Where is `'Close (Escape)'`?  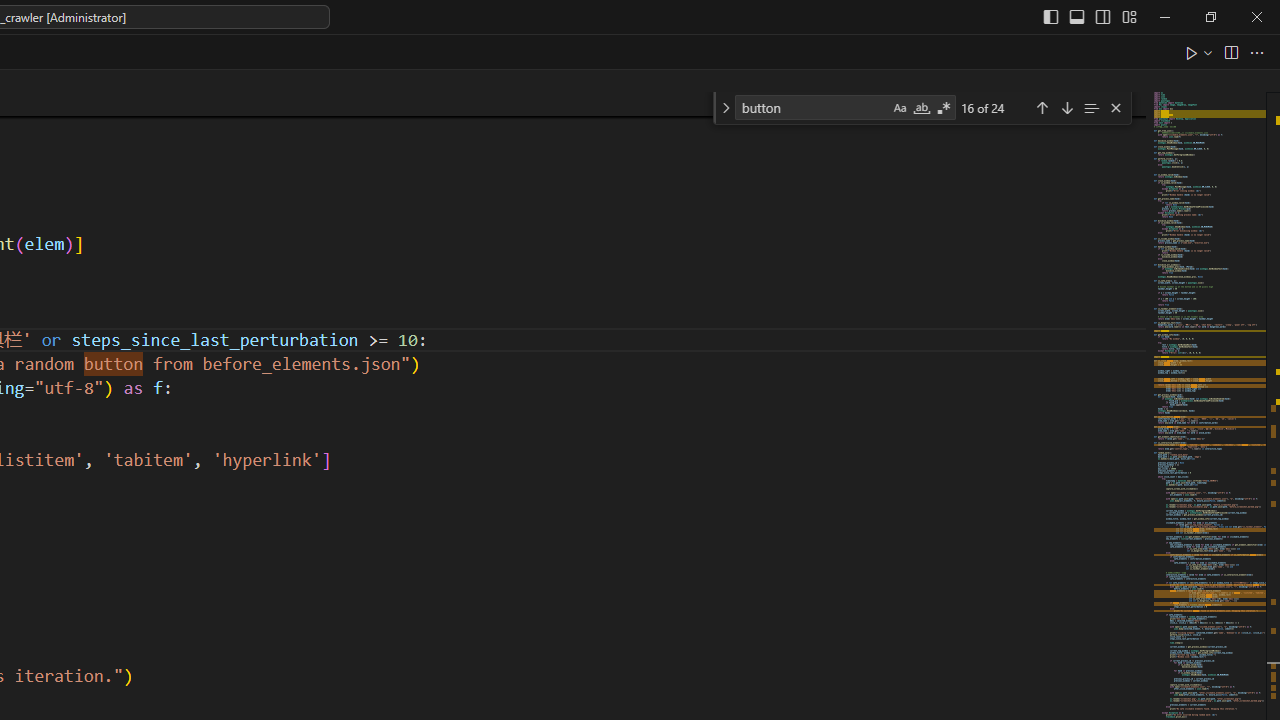
'Close (Escape)' is located at coordinates (1114, 108).